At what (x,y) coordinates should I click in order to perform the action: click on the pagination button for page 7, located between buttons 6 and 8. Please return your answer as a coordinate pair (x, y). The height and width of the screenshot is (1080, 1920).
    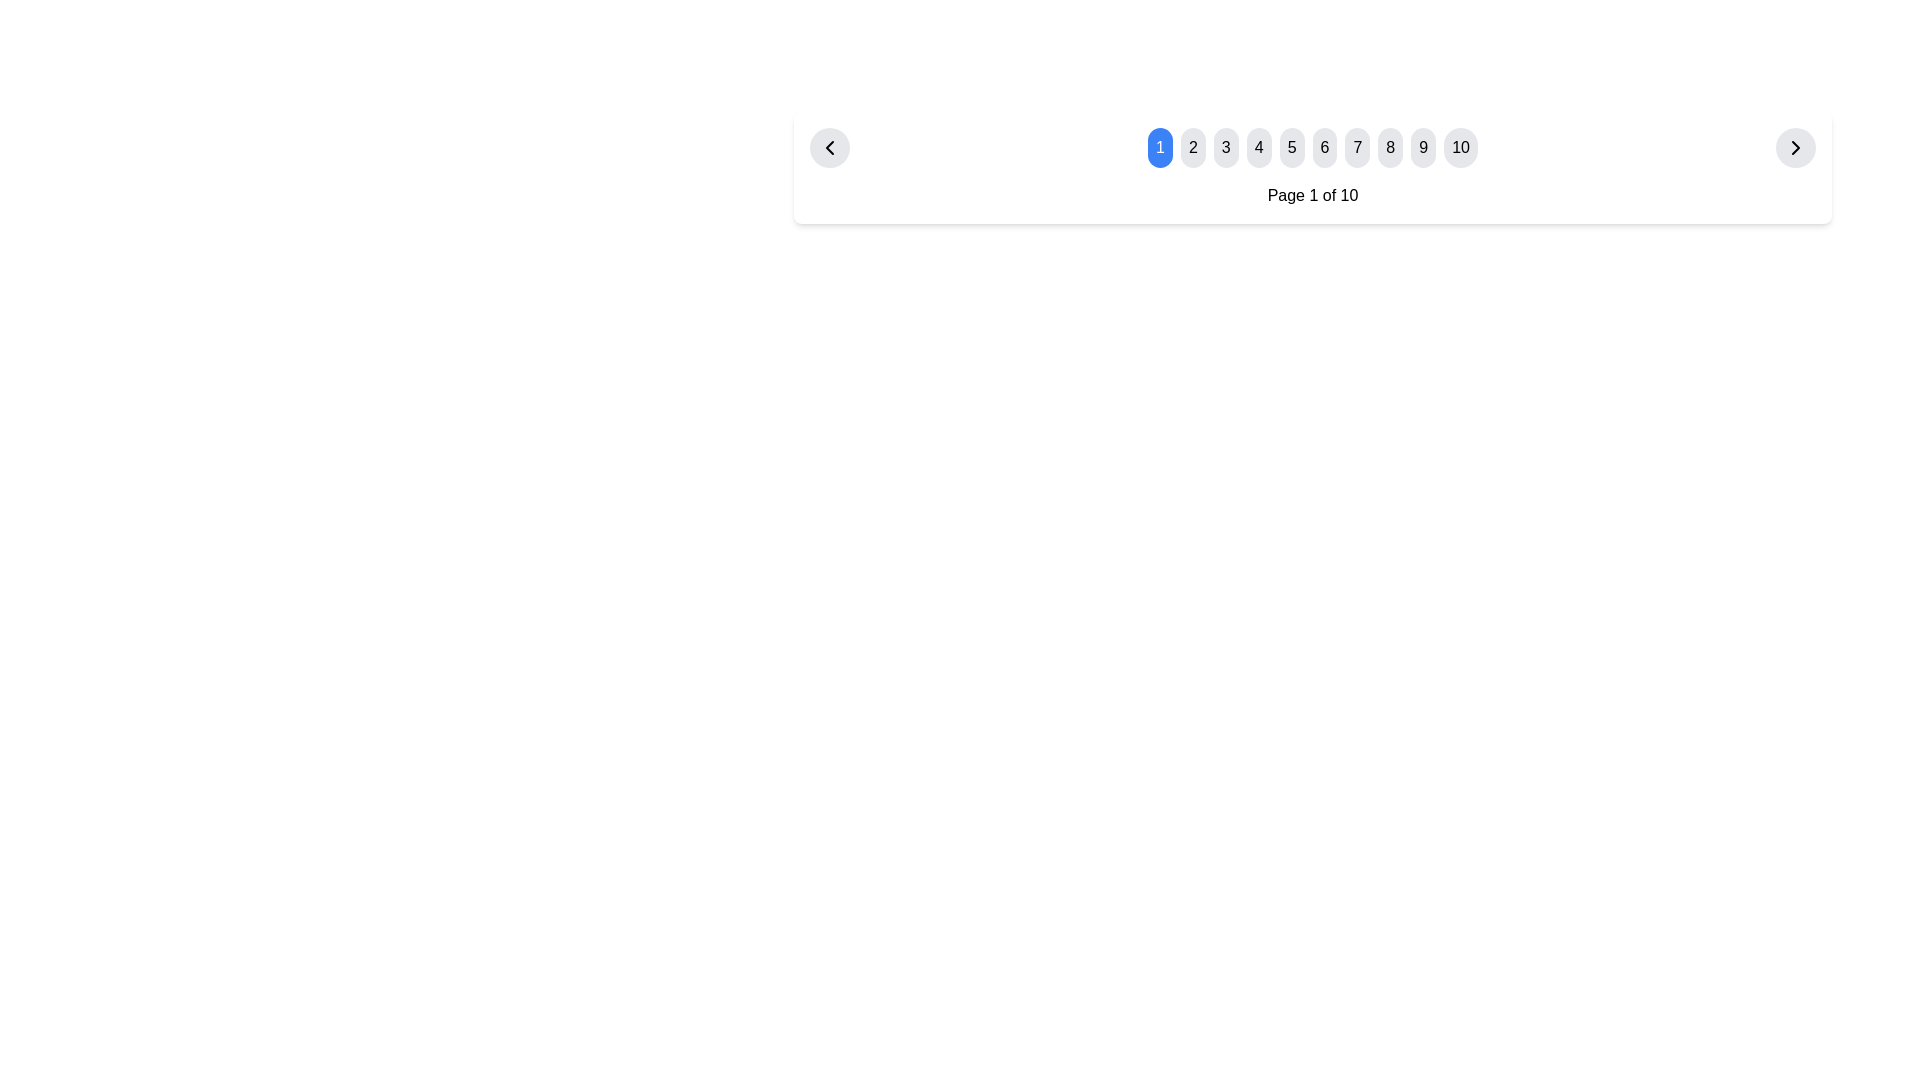
    Looking at the image, I should click on (1357, 146).